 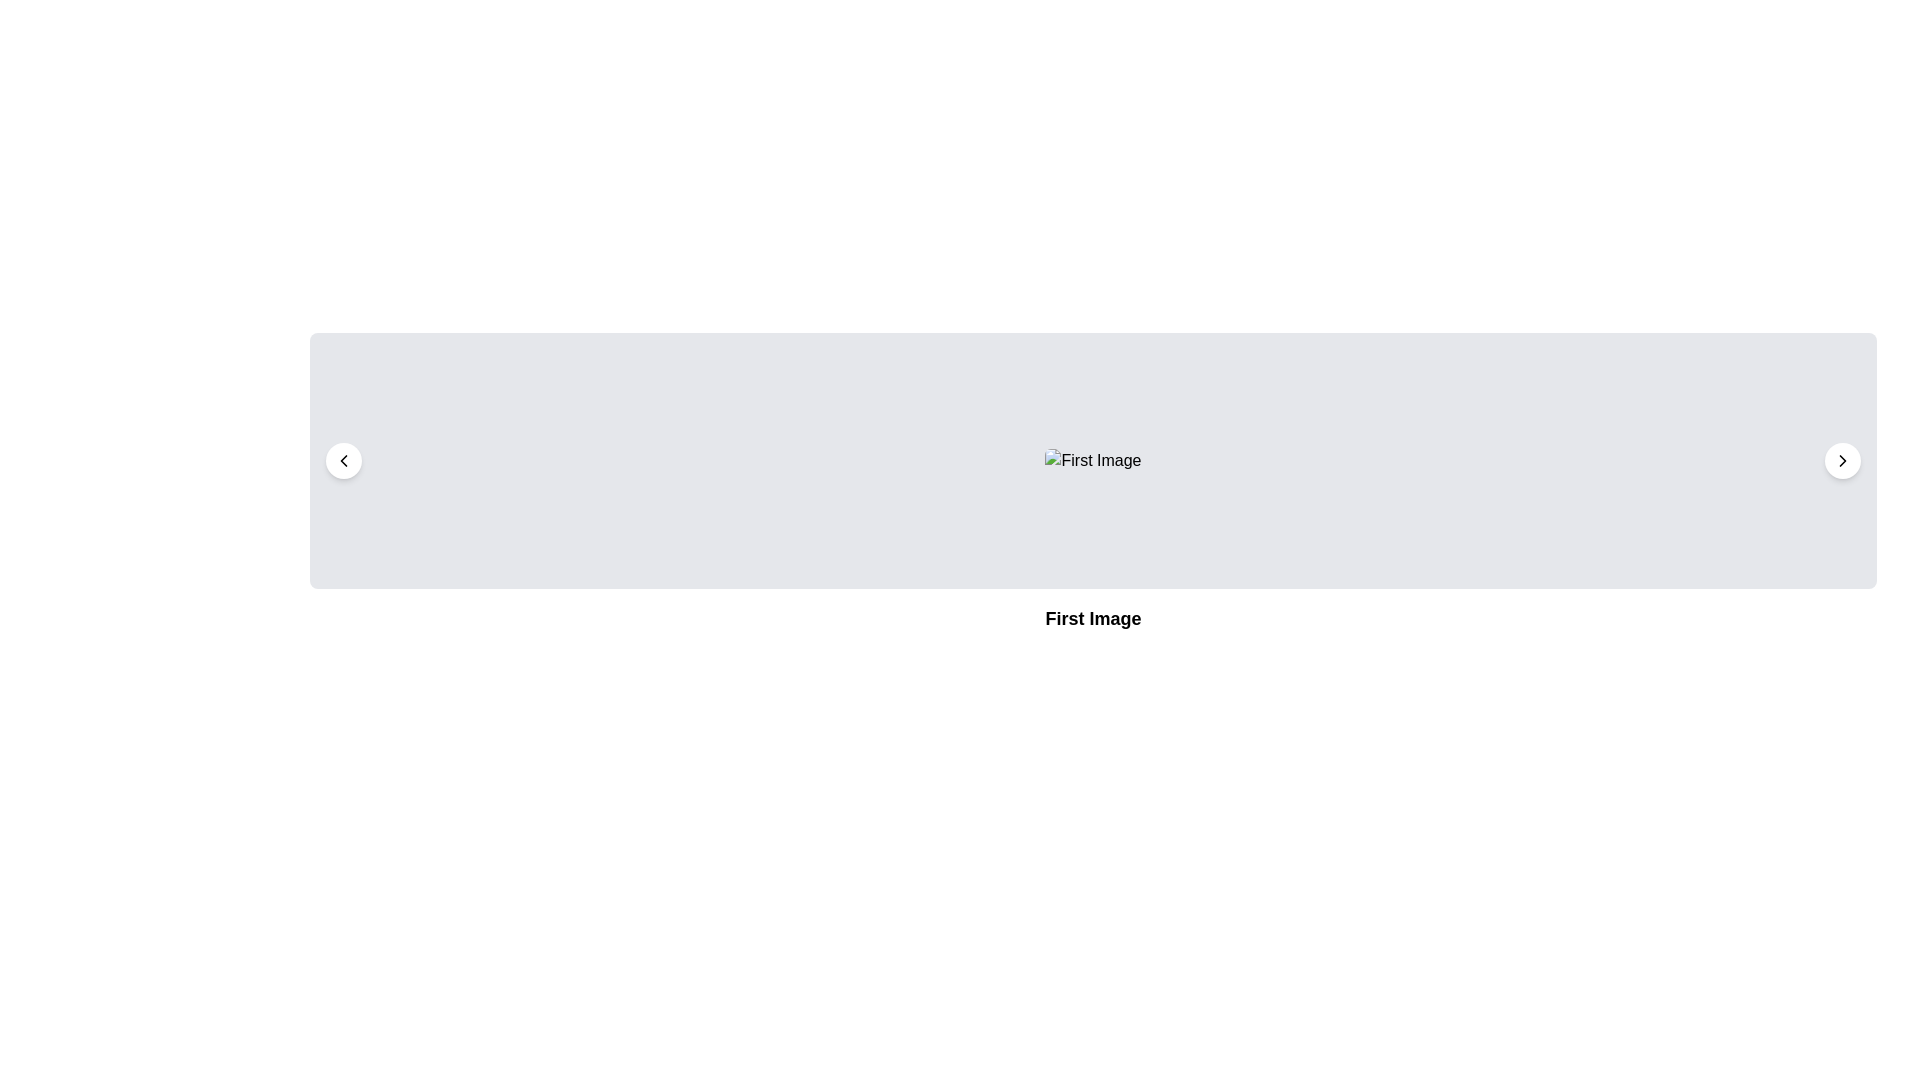 I want to click on the circular button with a white background and a black arrow icon, so click(x=1842, y=461).